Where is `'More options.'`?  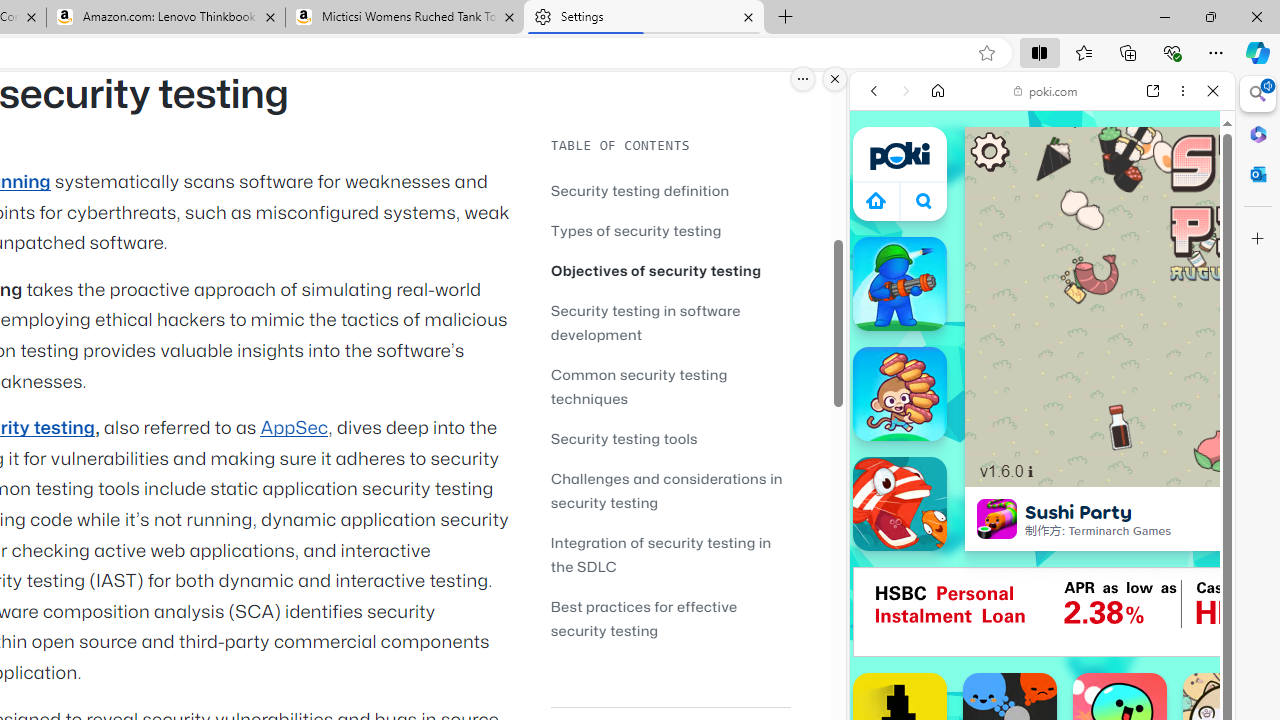
'More options.' is located at coordinates (803, 78).